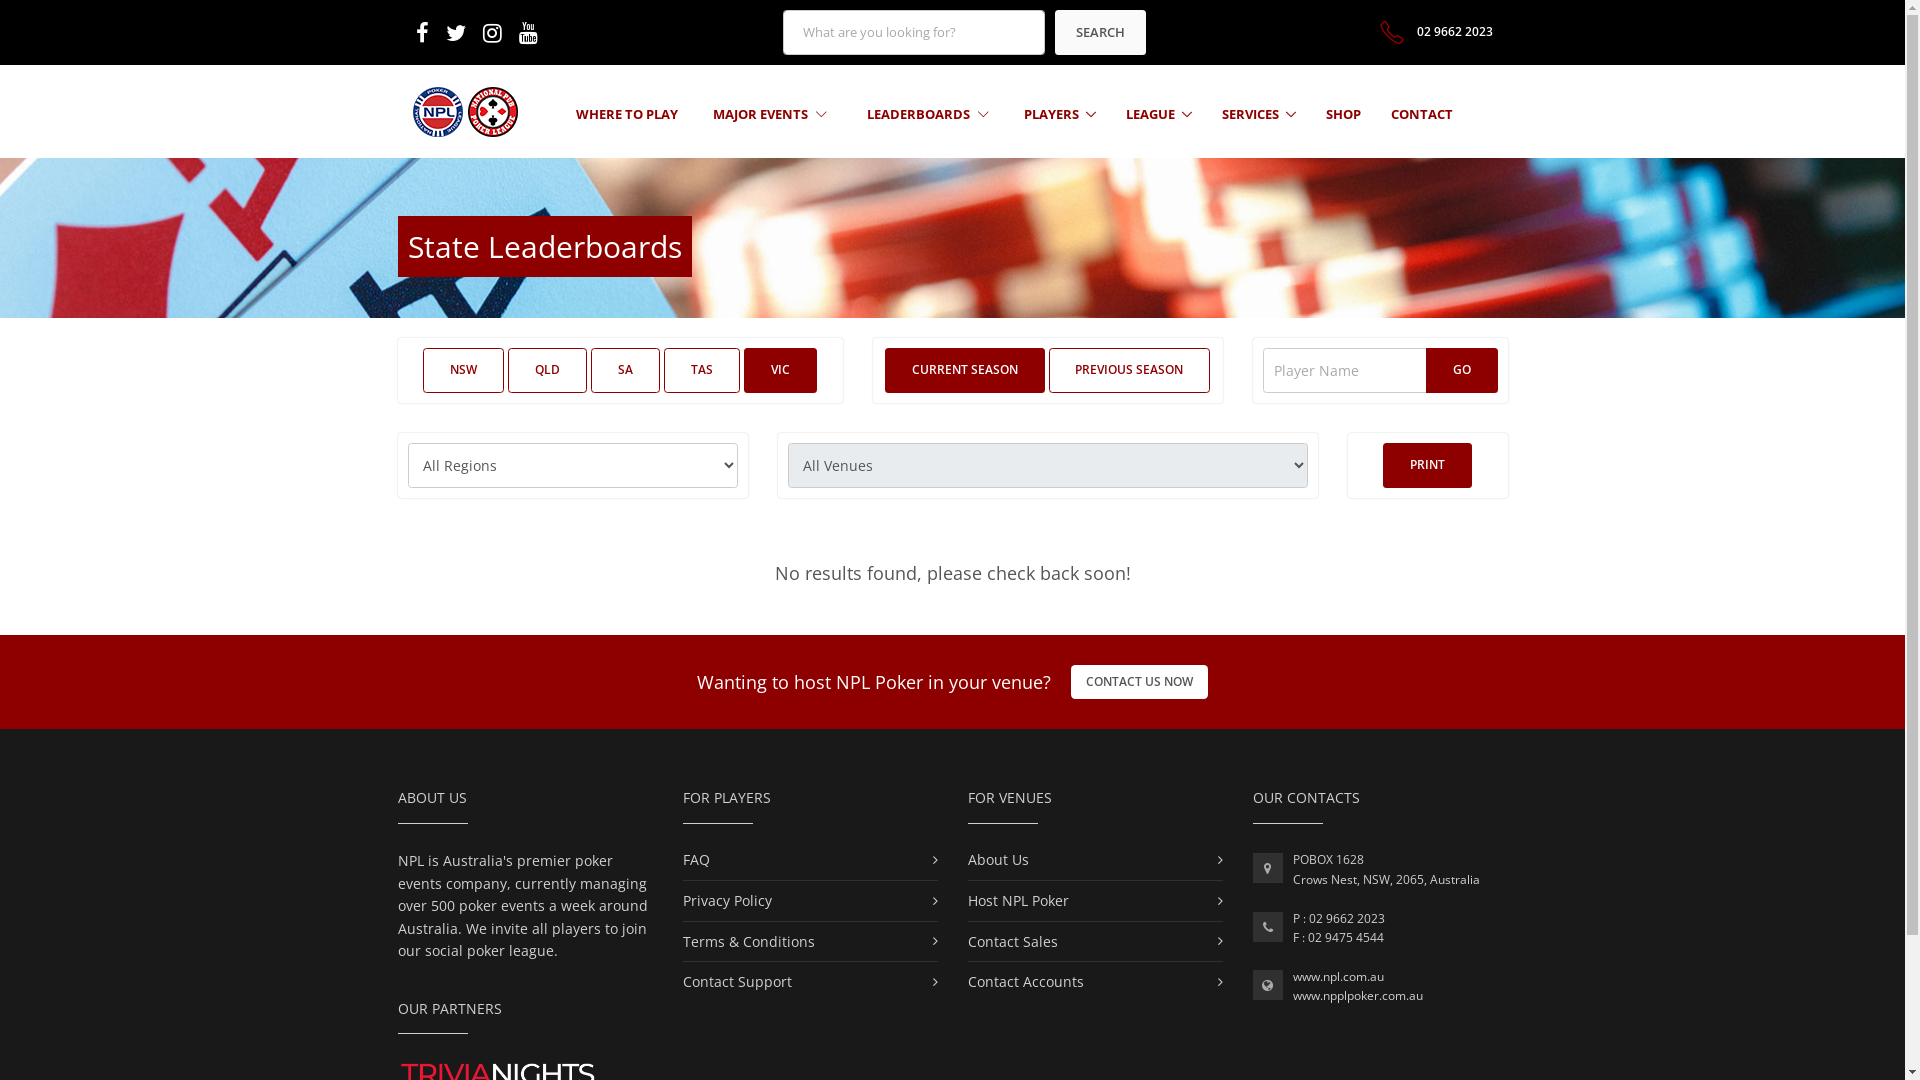  I want to click on 'MAJOR EVENTS', so click(768, 114).